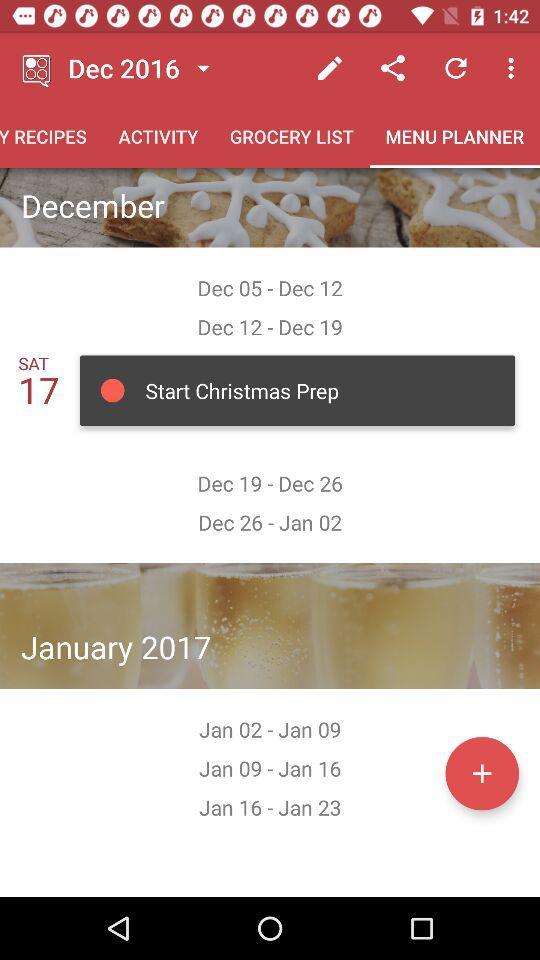 The width and height of the screenshot is (540, 960). What do you see at coordinates (37, 68) in the screenshot?
I see `the icon on the left side of dec 2016` at bounding box center [37, 68].